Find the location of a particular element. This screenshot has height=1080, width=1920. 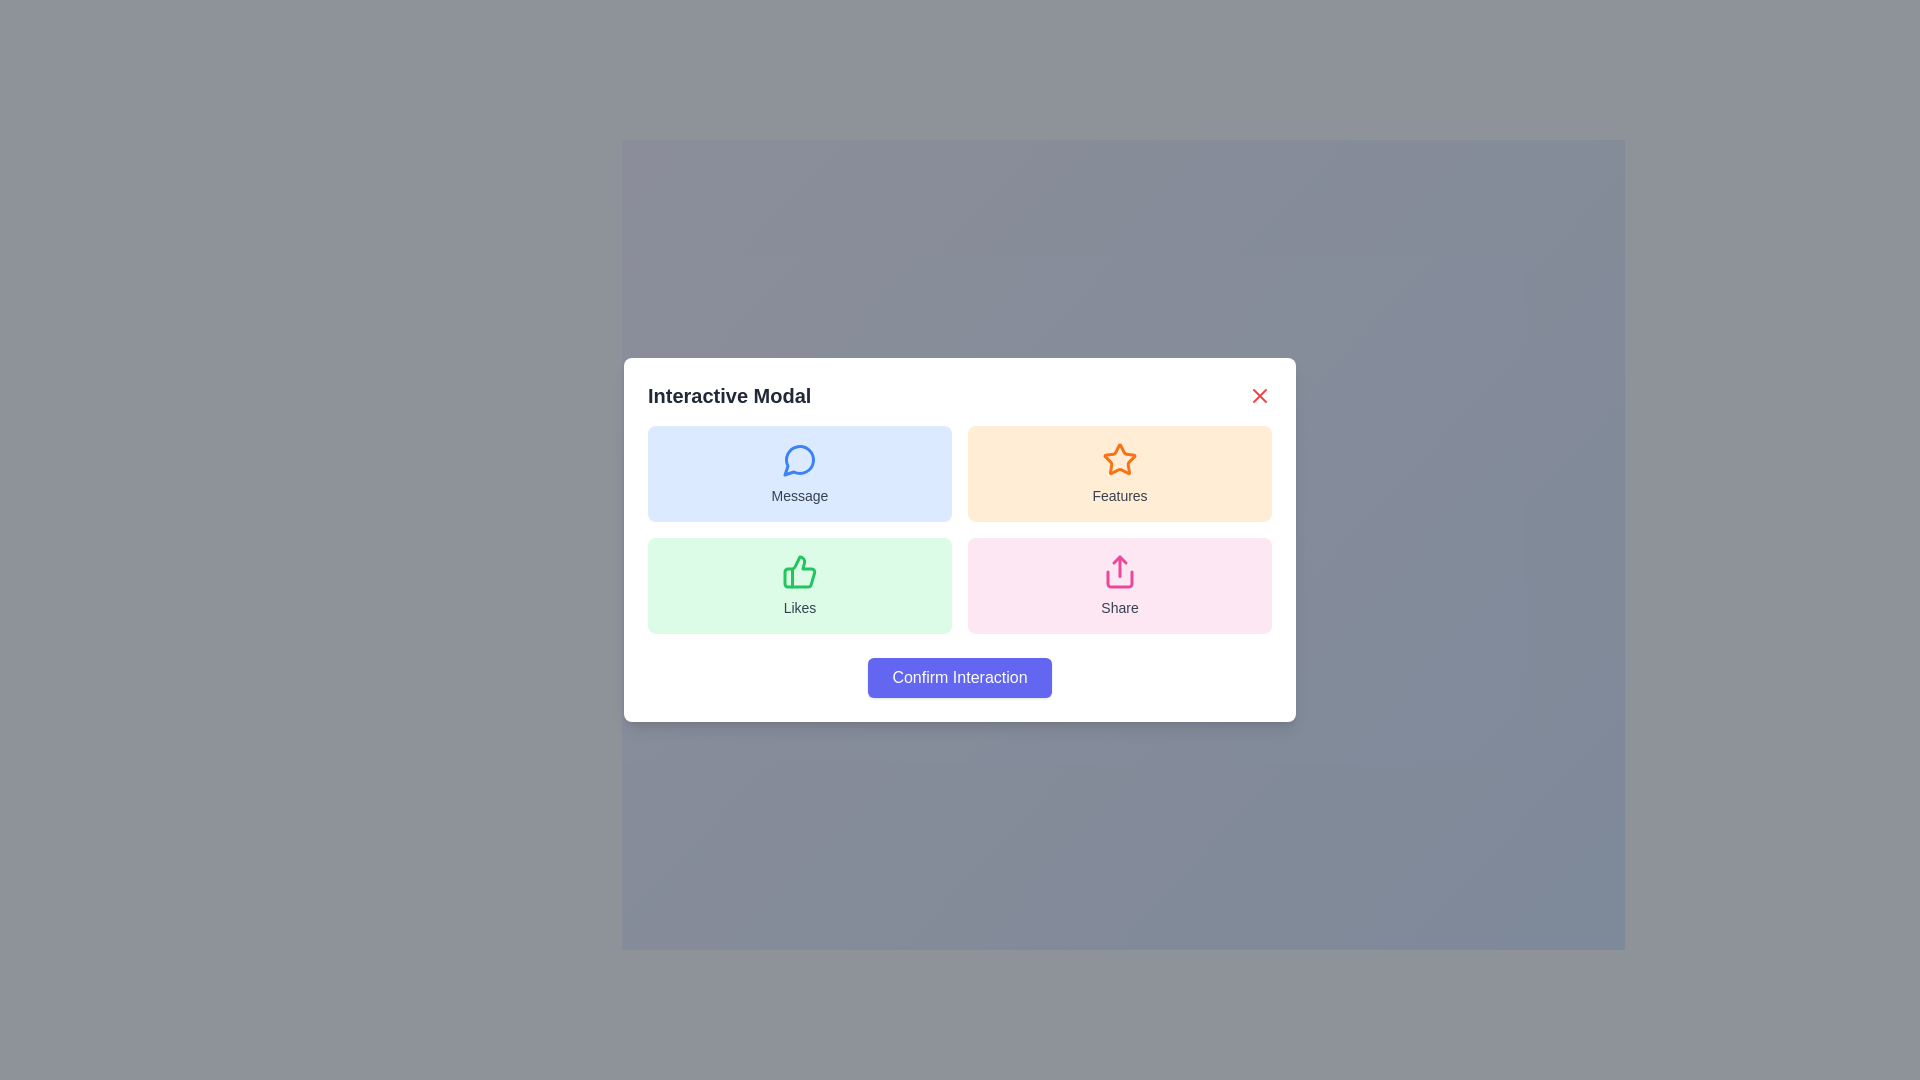

the 'Confirm Interaction' button, which is a blue button with rounded corners and white text, located at the center bottom of the modal window is located at coordinates (960, 677).